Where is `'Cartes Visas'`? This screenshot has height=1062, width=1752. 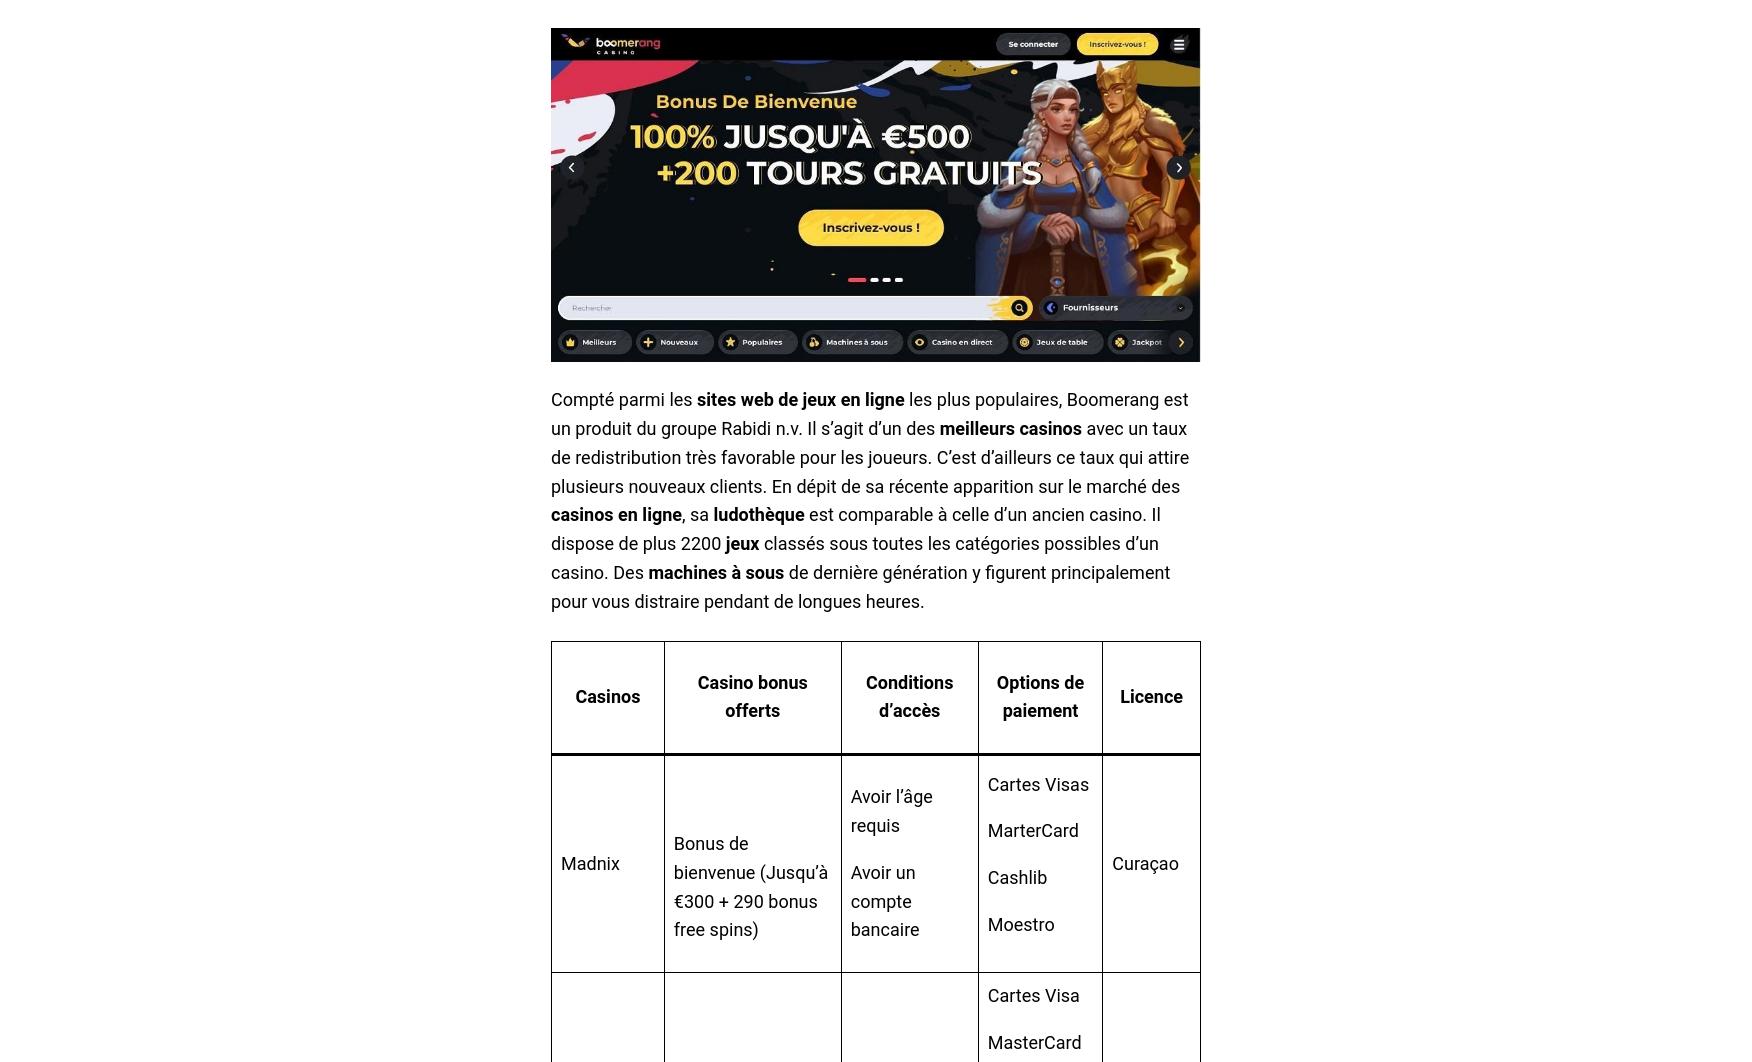
'Cartes Visas' is located at coordinates (1038, 783).